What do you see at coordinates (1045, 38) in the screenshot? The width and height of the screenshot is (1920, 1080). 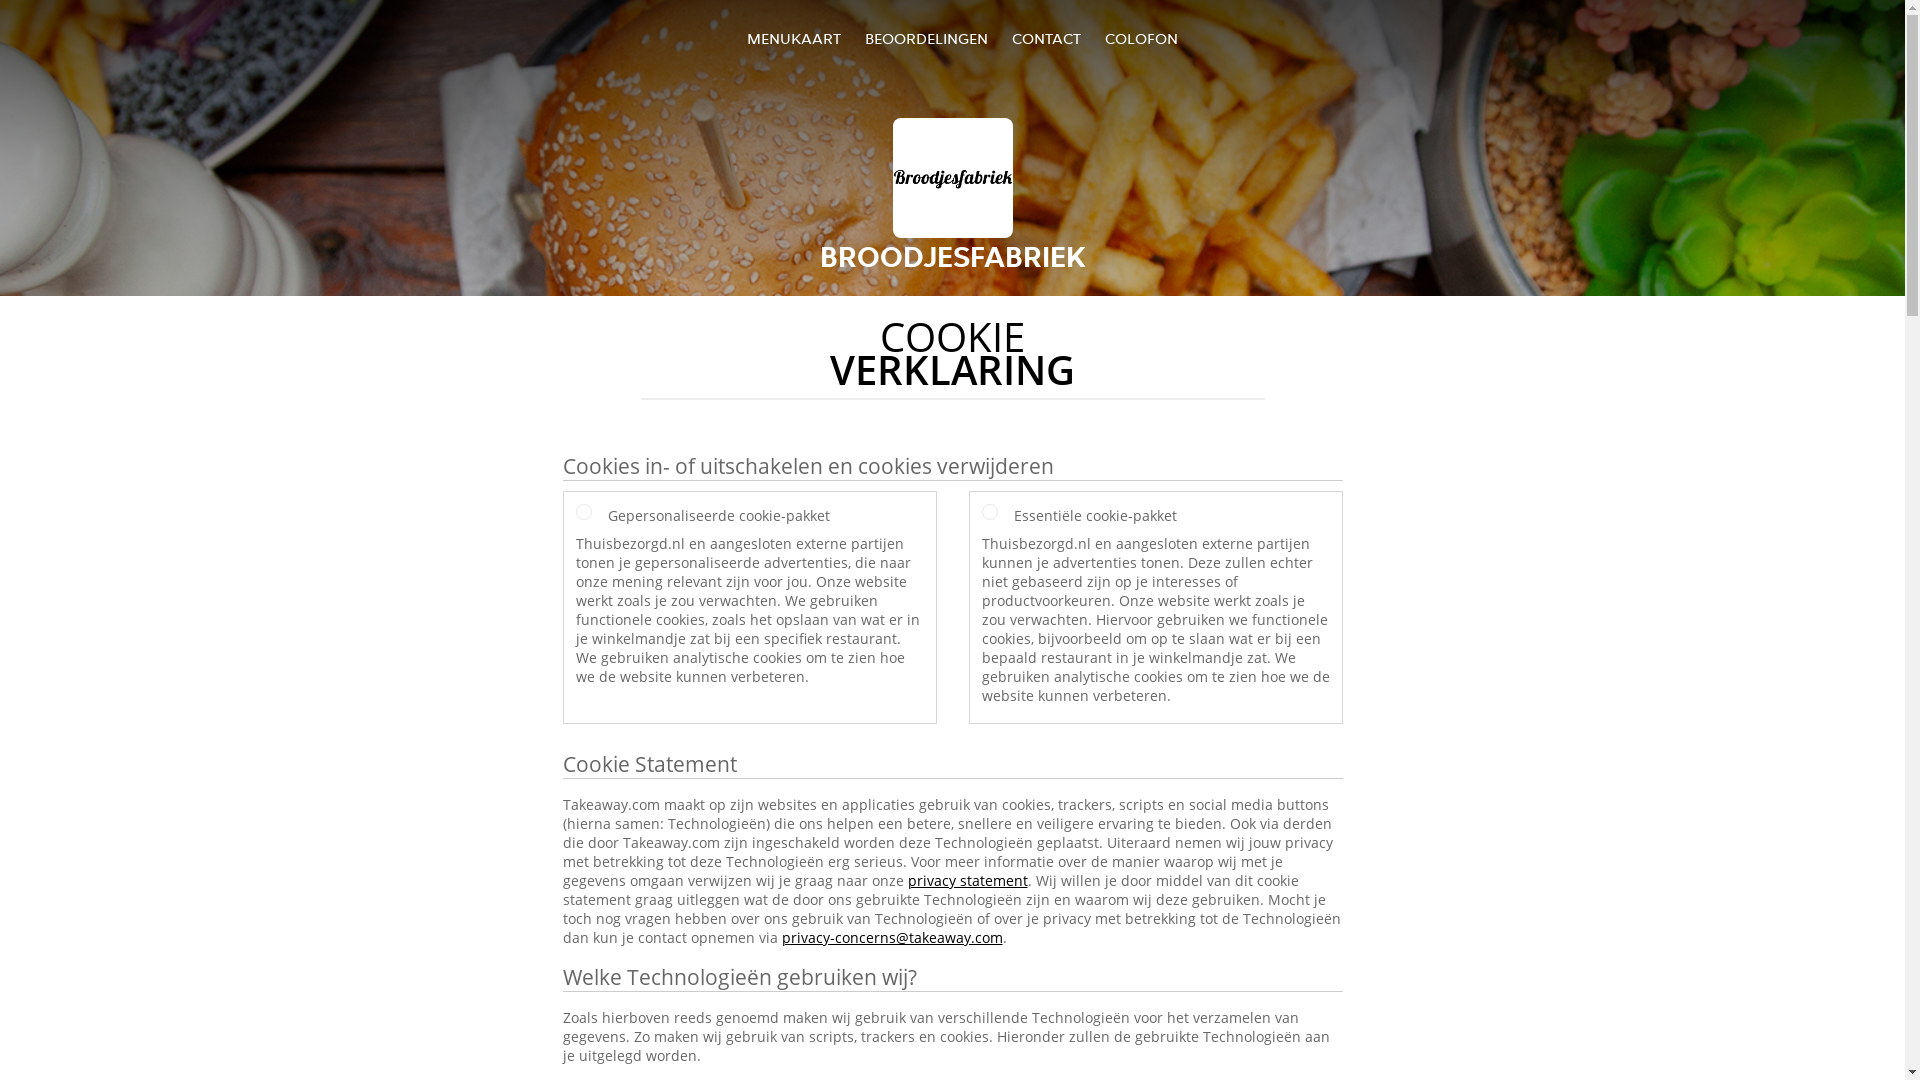 I see `'CONTACT'` at bounding box center [1045, 38].